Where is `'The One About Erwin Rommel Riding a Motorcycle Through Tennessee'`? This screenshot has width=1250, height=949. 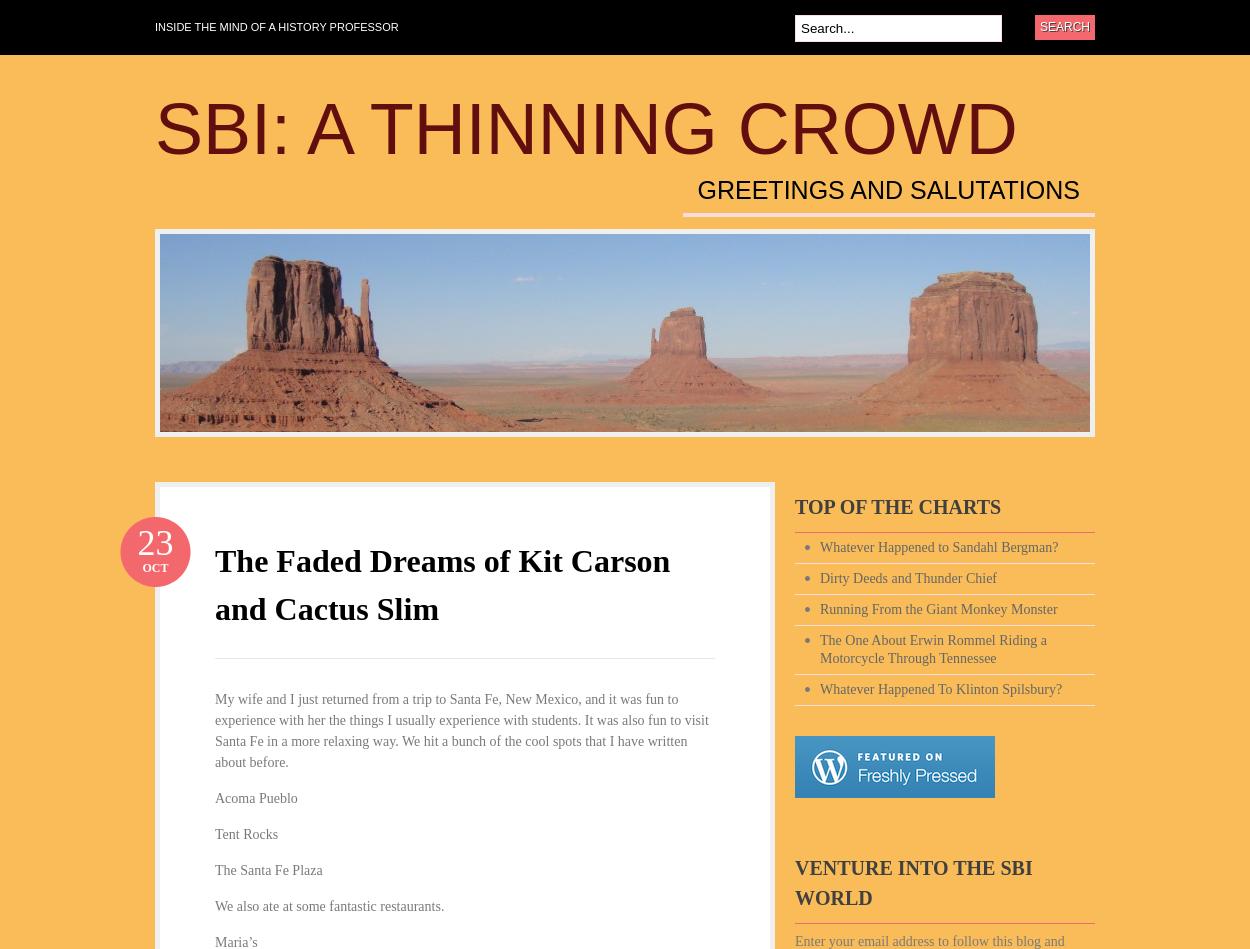
'The One About Erwin Rommel Riding a Motorcycle Through Tennessee' is located at coordinates (933, 649).